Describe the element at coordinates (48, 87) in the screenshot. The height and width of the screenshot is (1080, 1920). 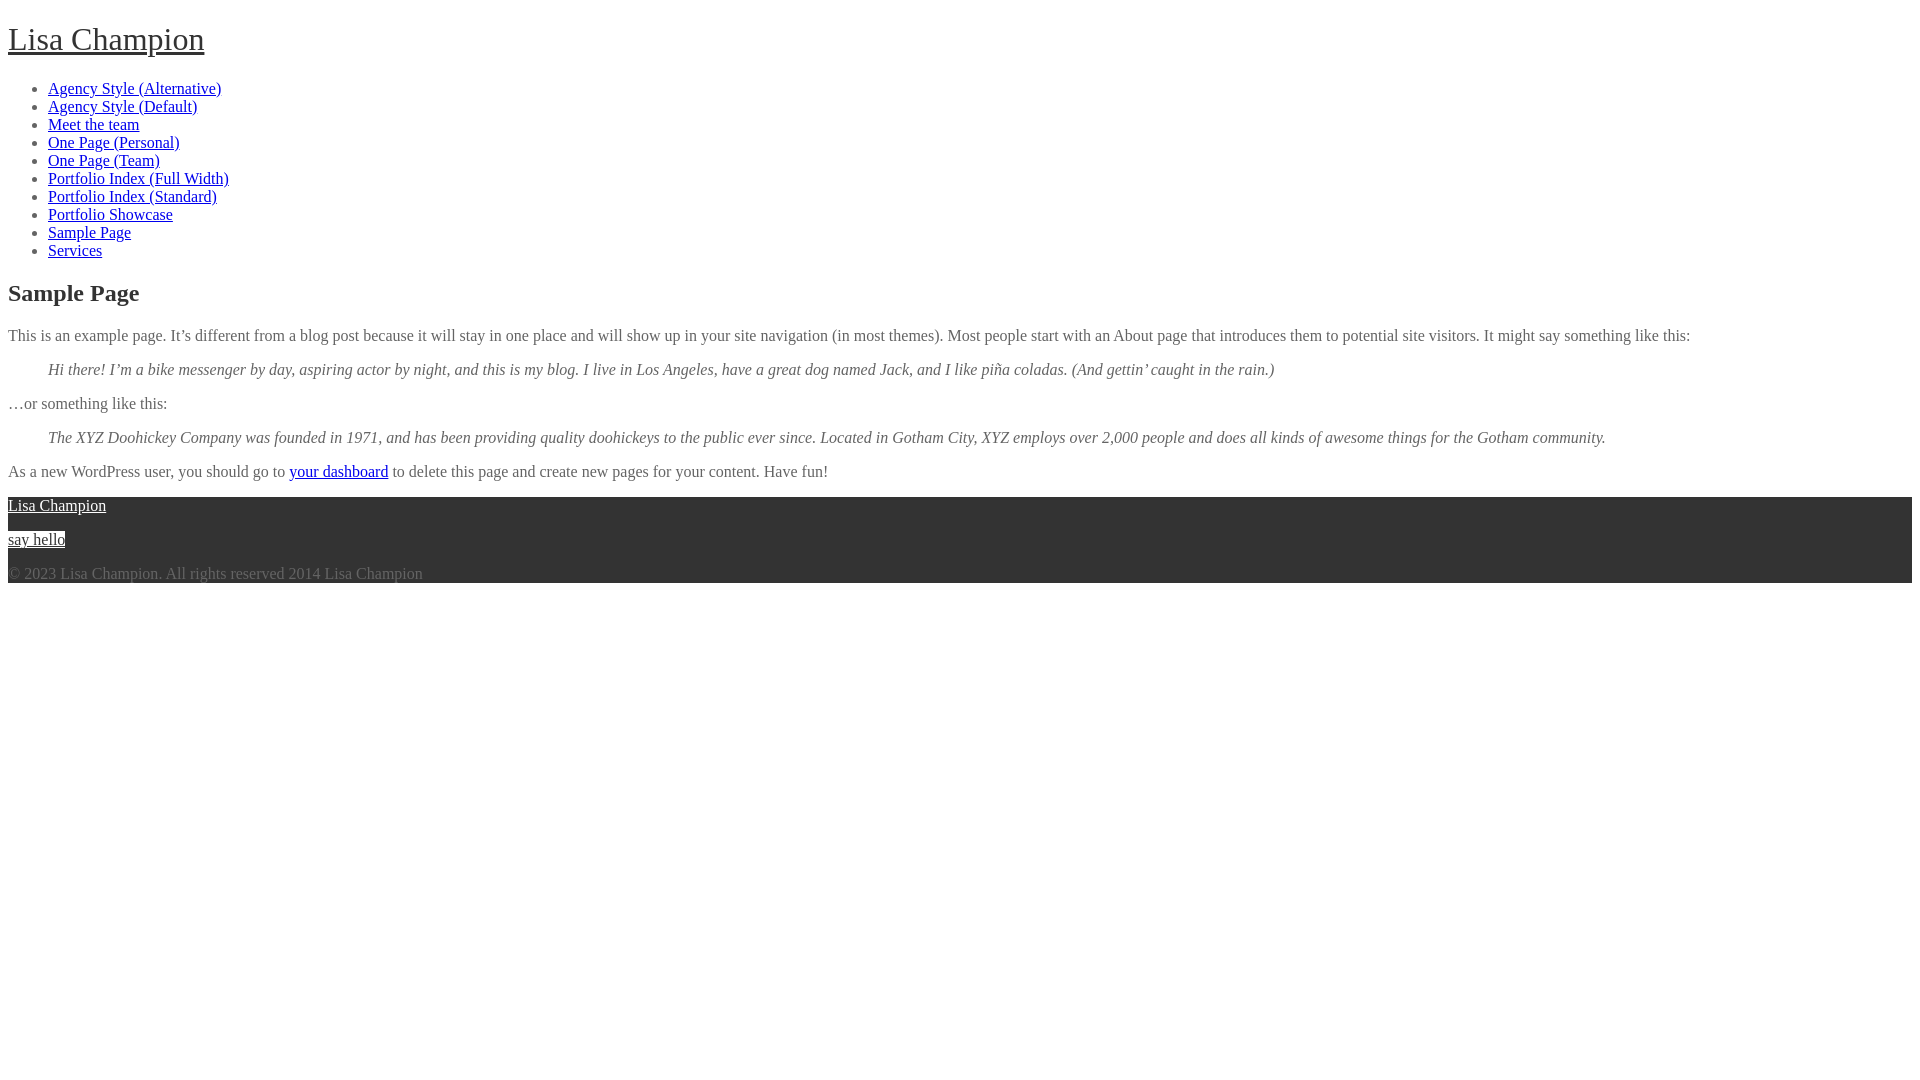
I see `'Agency Style (Alternative)'` at that location.